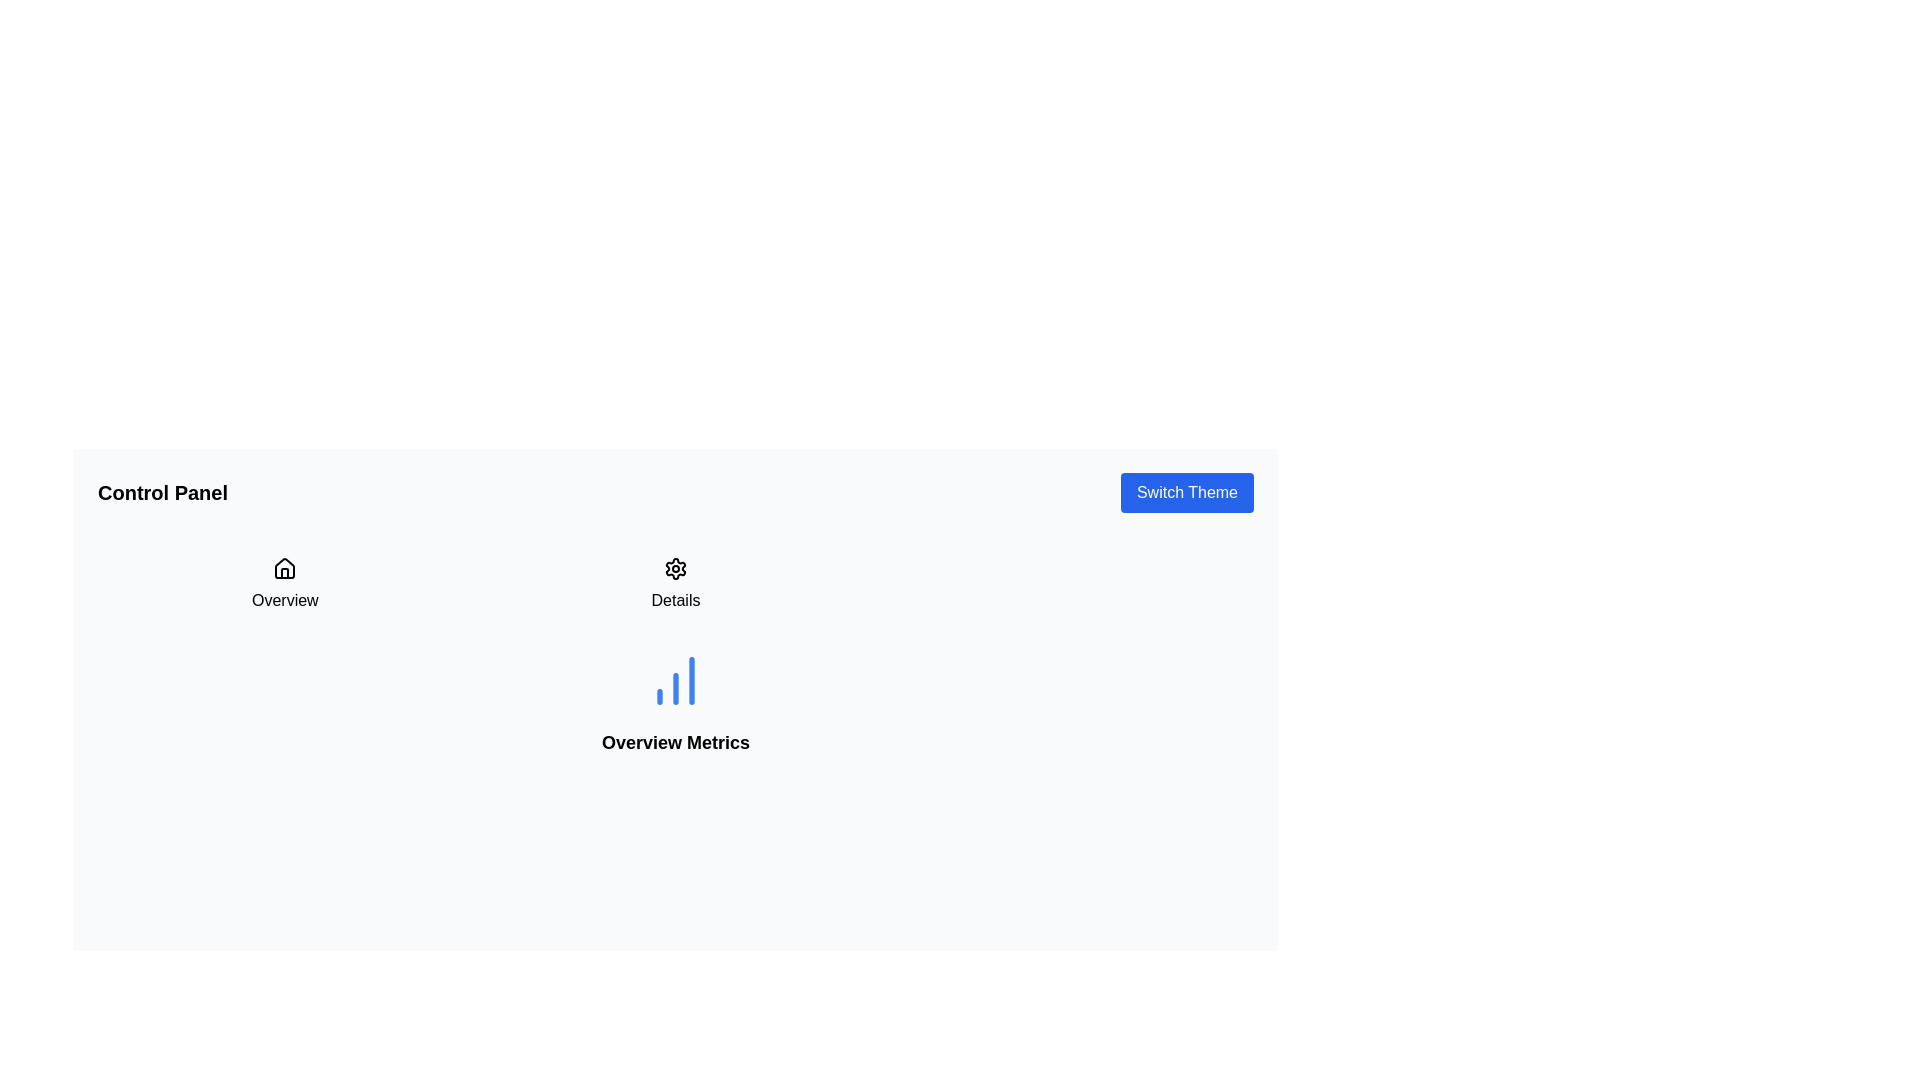  What do you see at coordinates (284, 569) in the screenshot?
I see `the house icon located above the 'Overview' label to trigger tooltip or similar interactions` at bounding box center [284, 569].